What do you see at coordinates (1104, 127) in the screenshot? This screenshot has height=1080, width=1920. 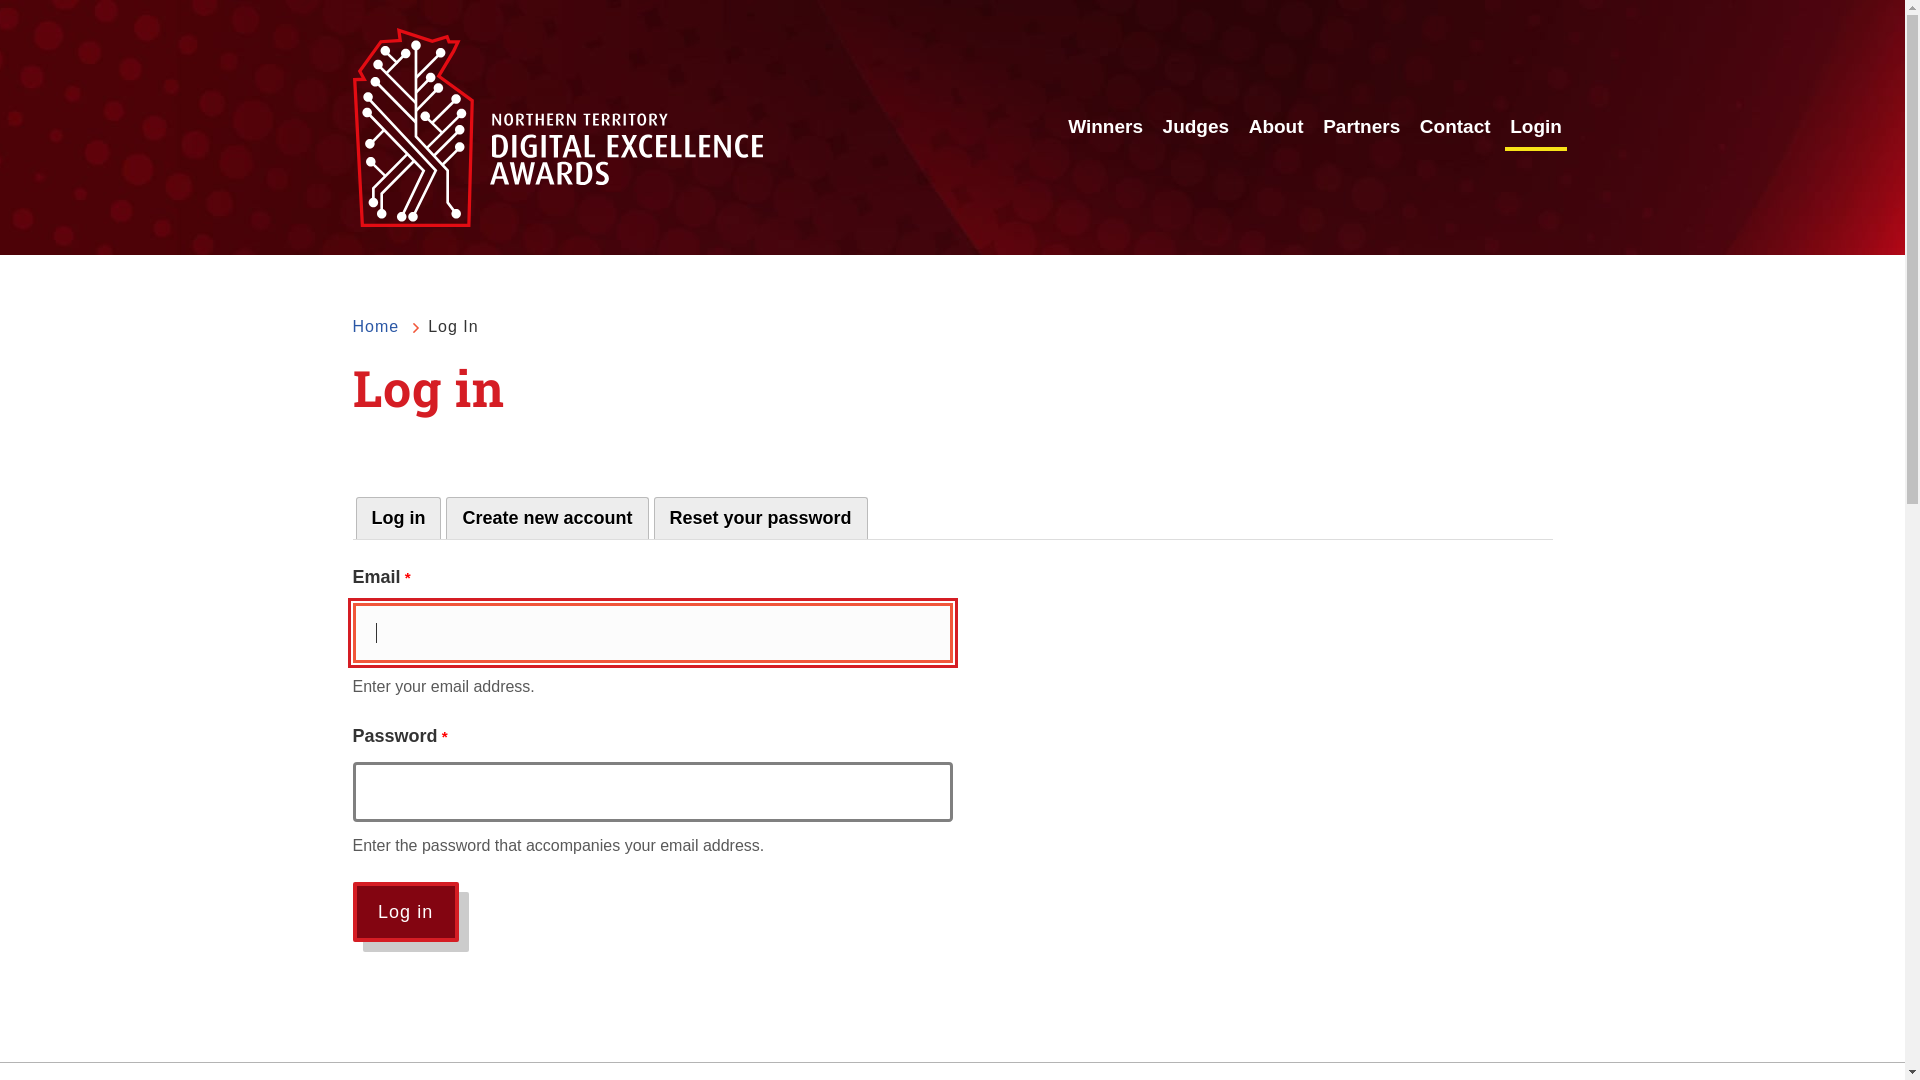 I see `'Winners'` at bounding box center [1104, 127].